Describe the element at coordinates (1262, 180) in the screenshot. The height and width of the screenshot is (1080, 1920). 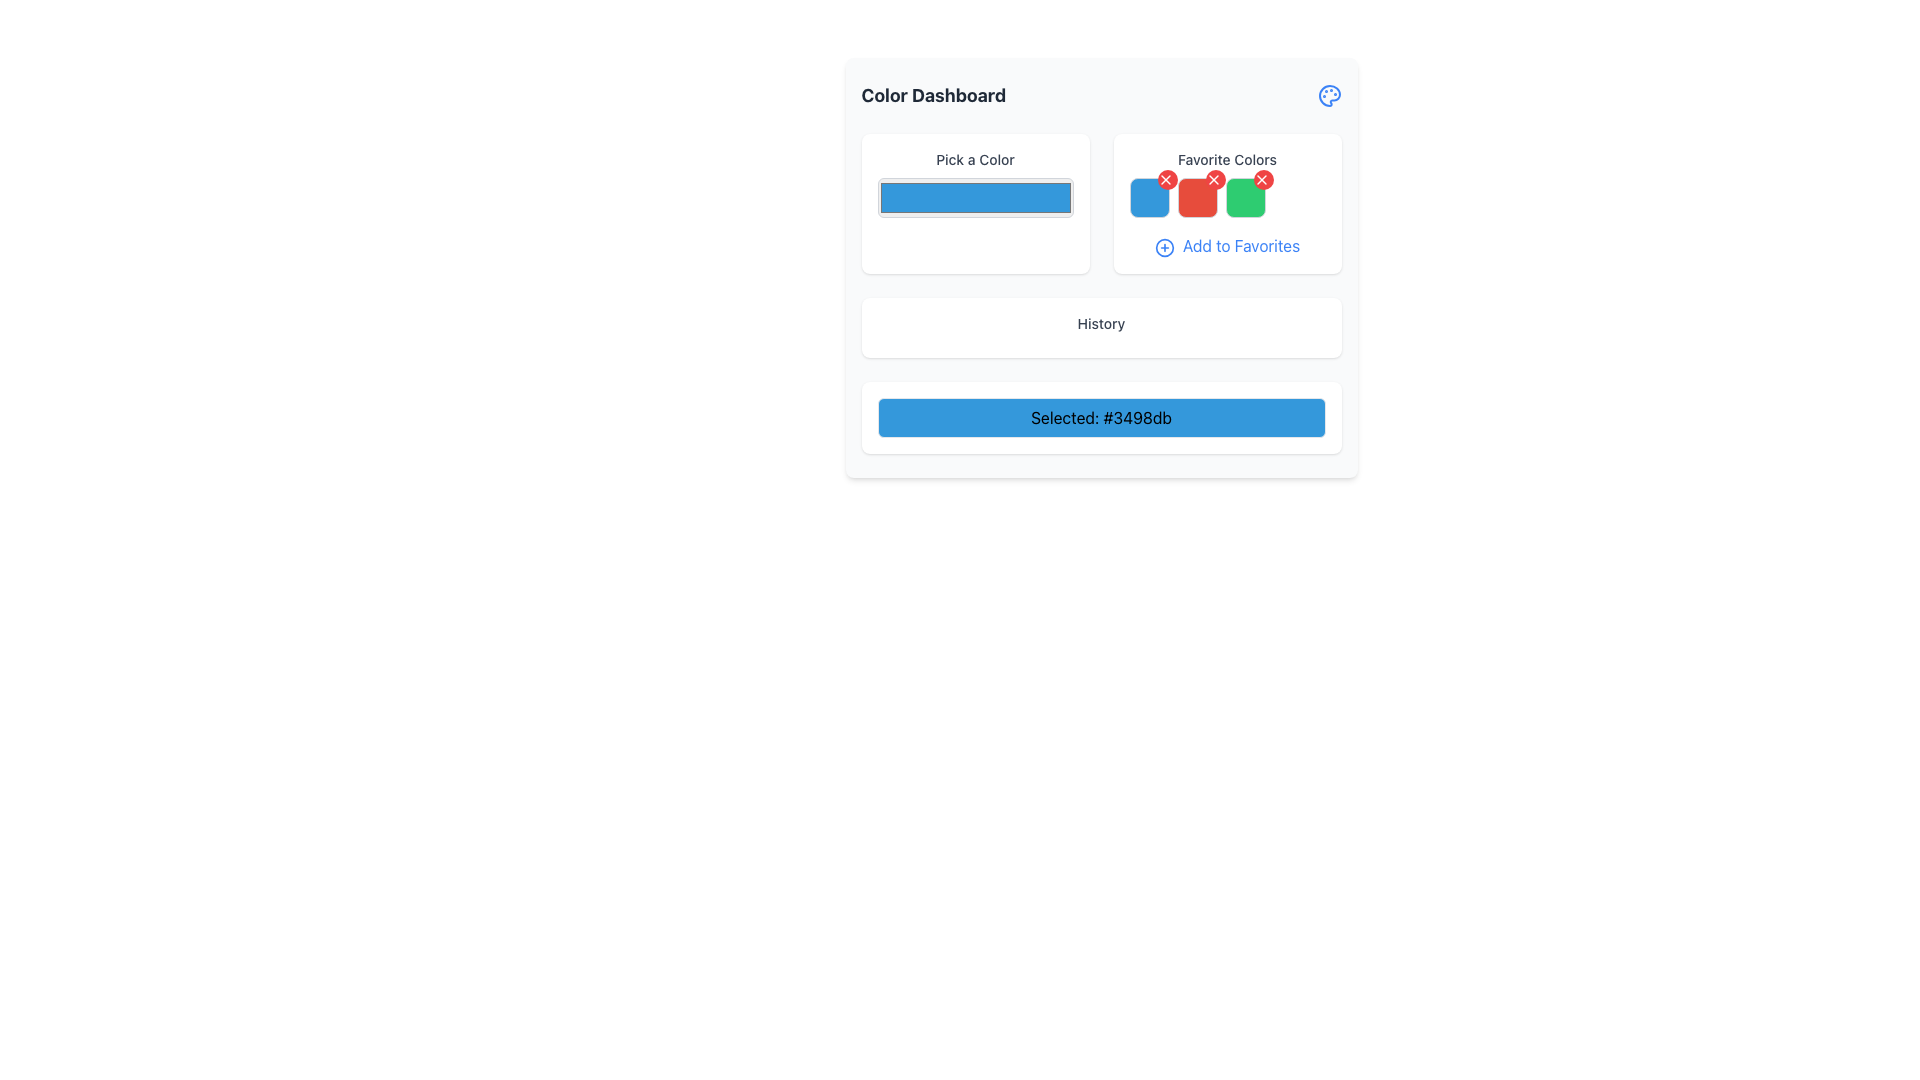
I see `the close or delete button located at the top-right corner of the green color tile in the Favorite Colors section of the dashboard` at that location.